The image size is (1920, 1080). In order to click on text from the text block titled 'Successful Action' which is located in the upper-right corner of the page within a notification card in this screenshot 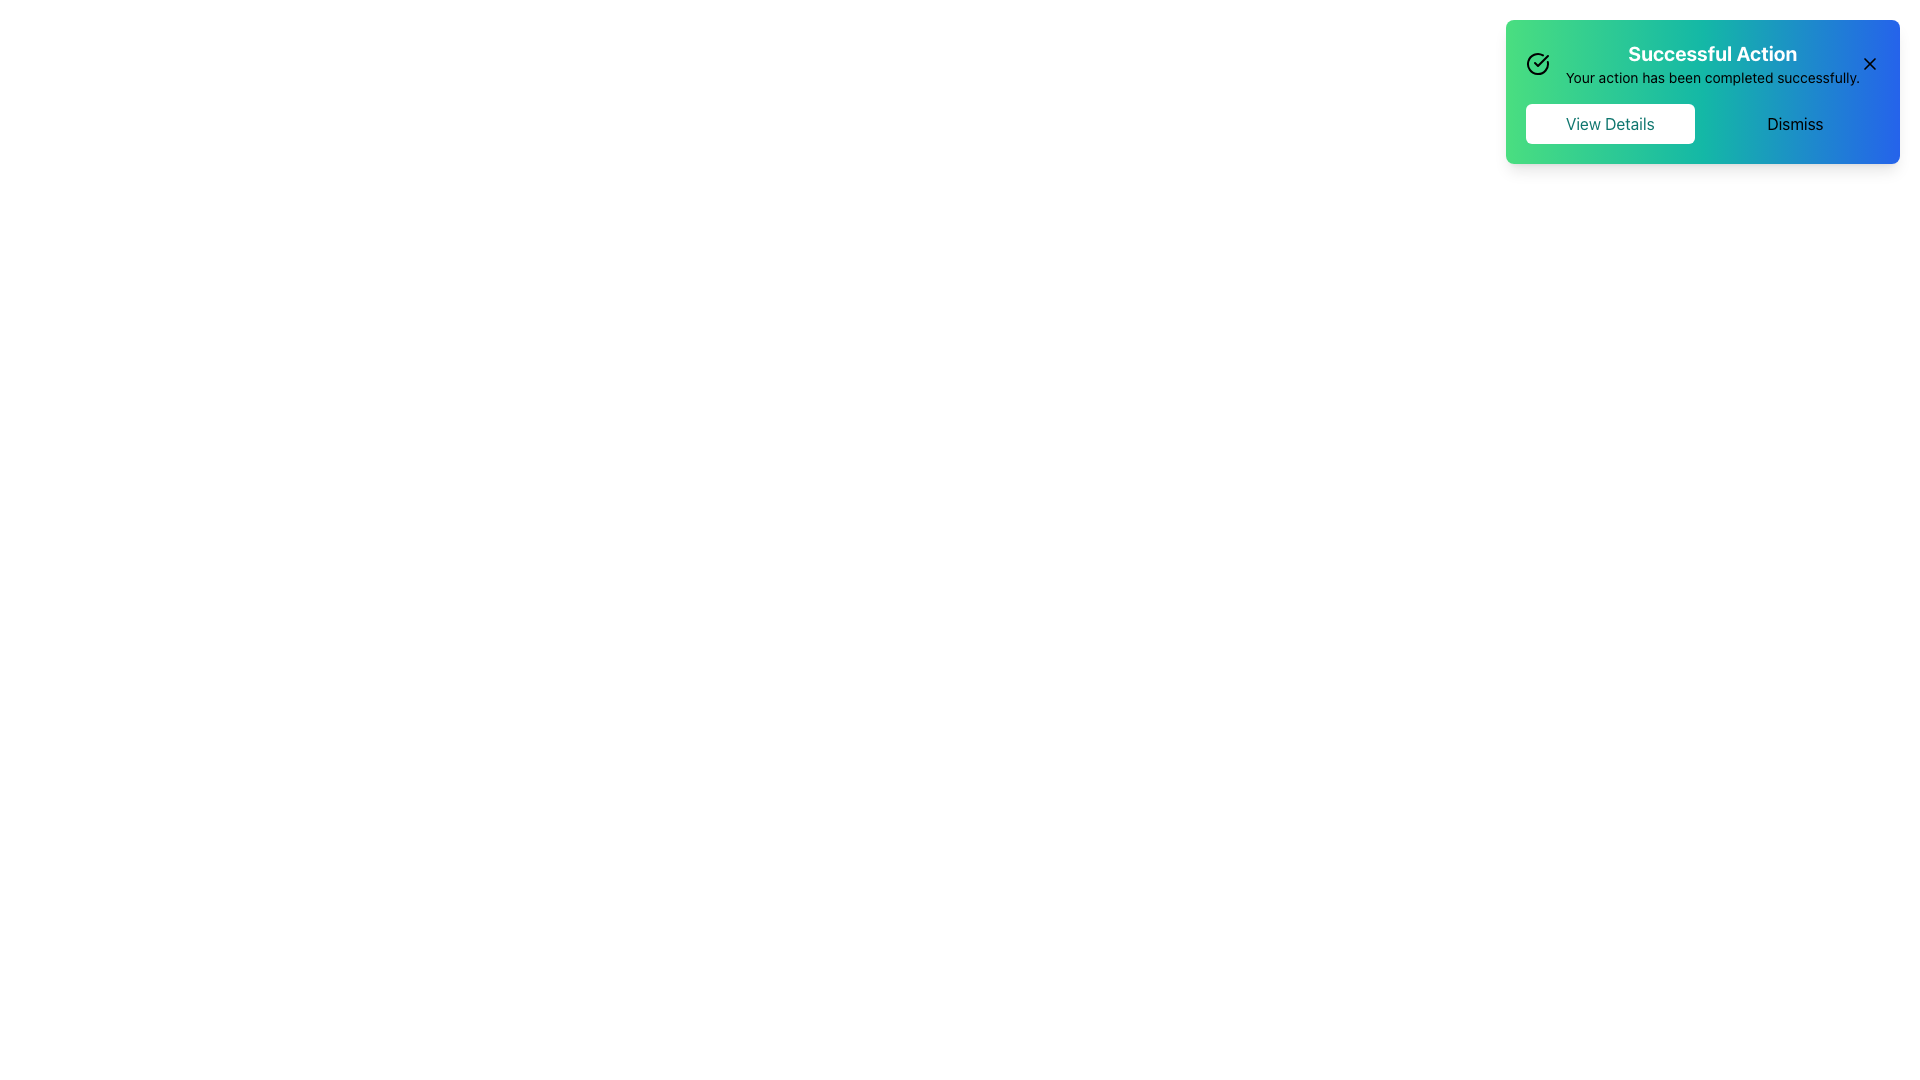, I will do `click(1711, 63)`.